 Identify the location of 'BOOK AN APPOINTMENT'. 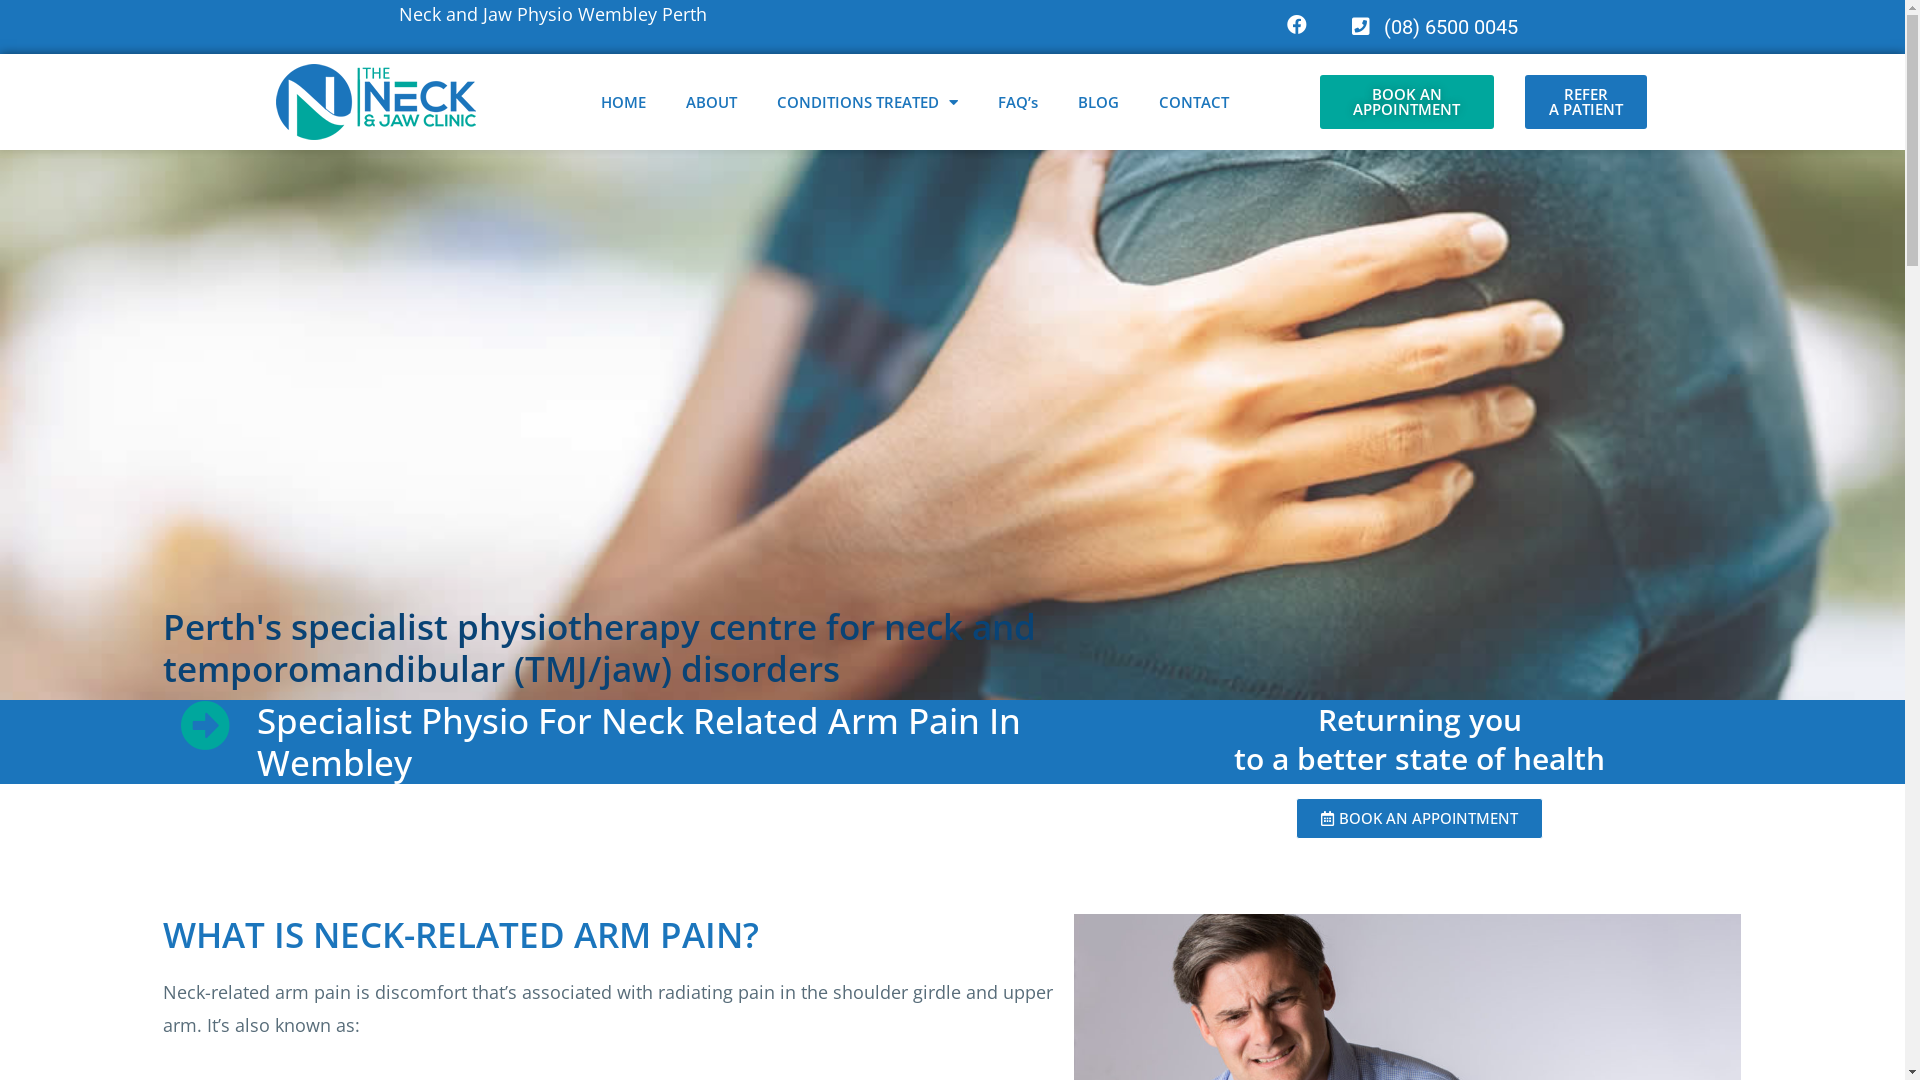
(1418, 818).